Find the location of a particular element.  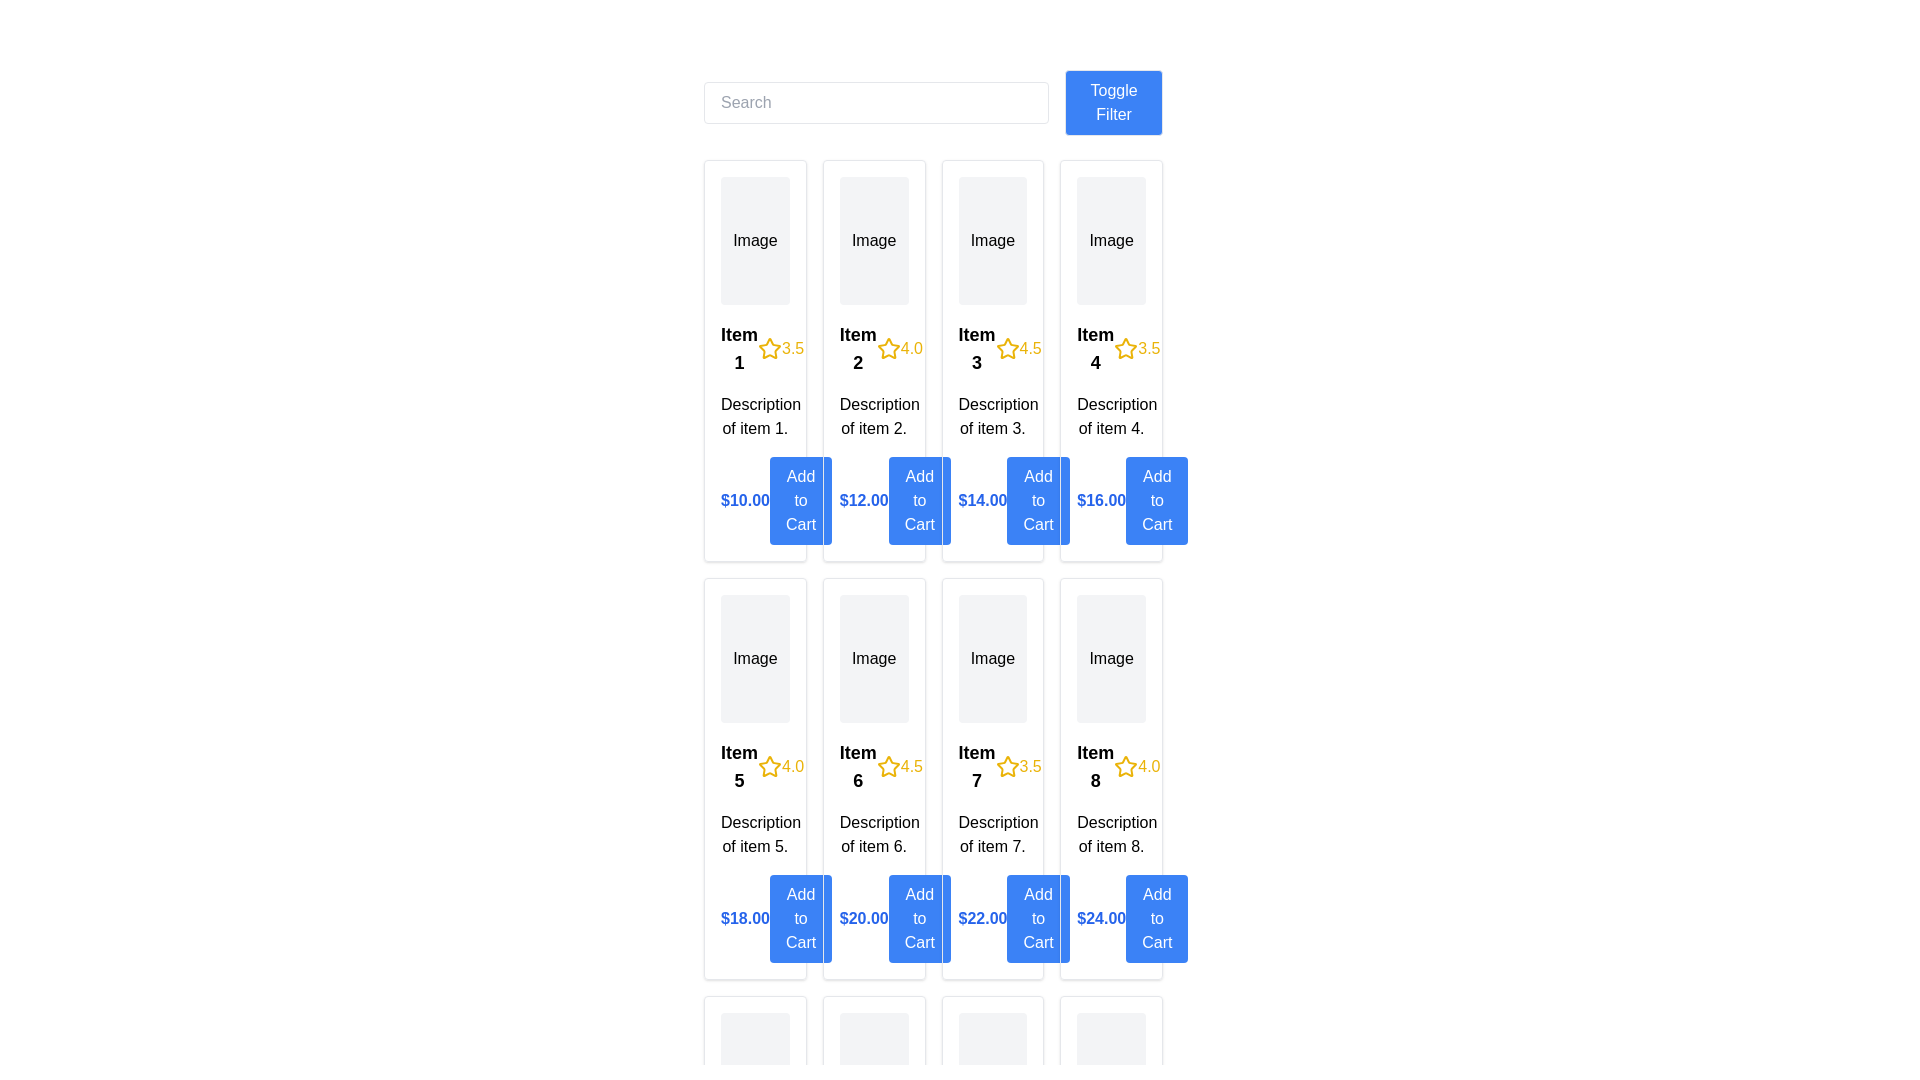

text of the label that identifies the associated item in the grid, located in the rightmost column, fourth row, under the image placeholder is located at coordinates (1094, 766).